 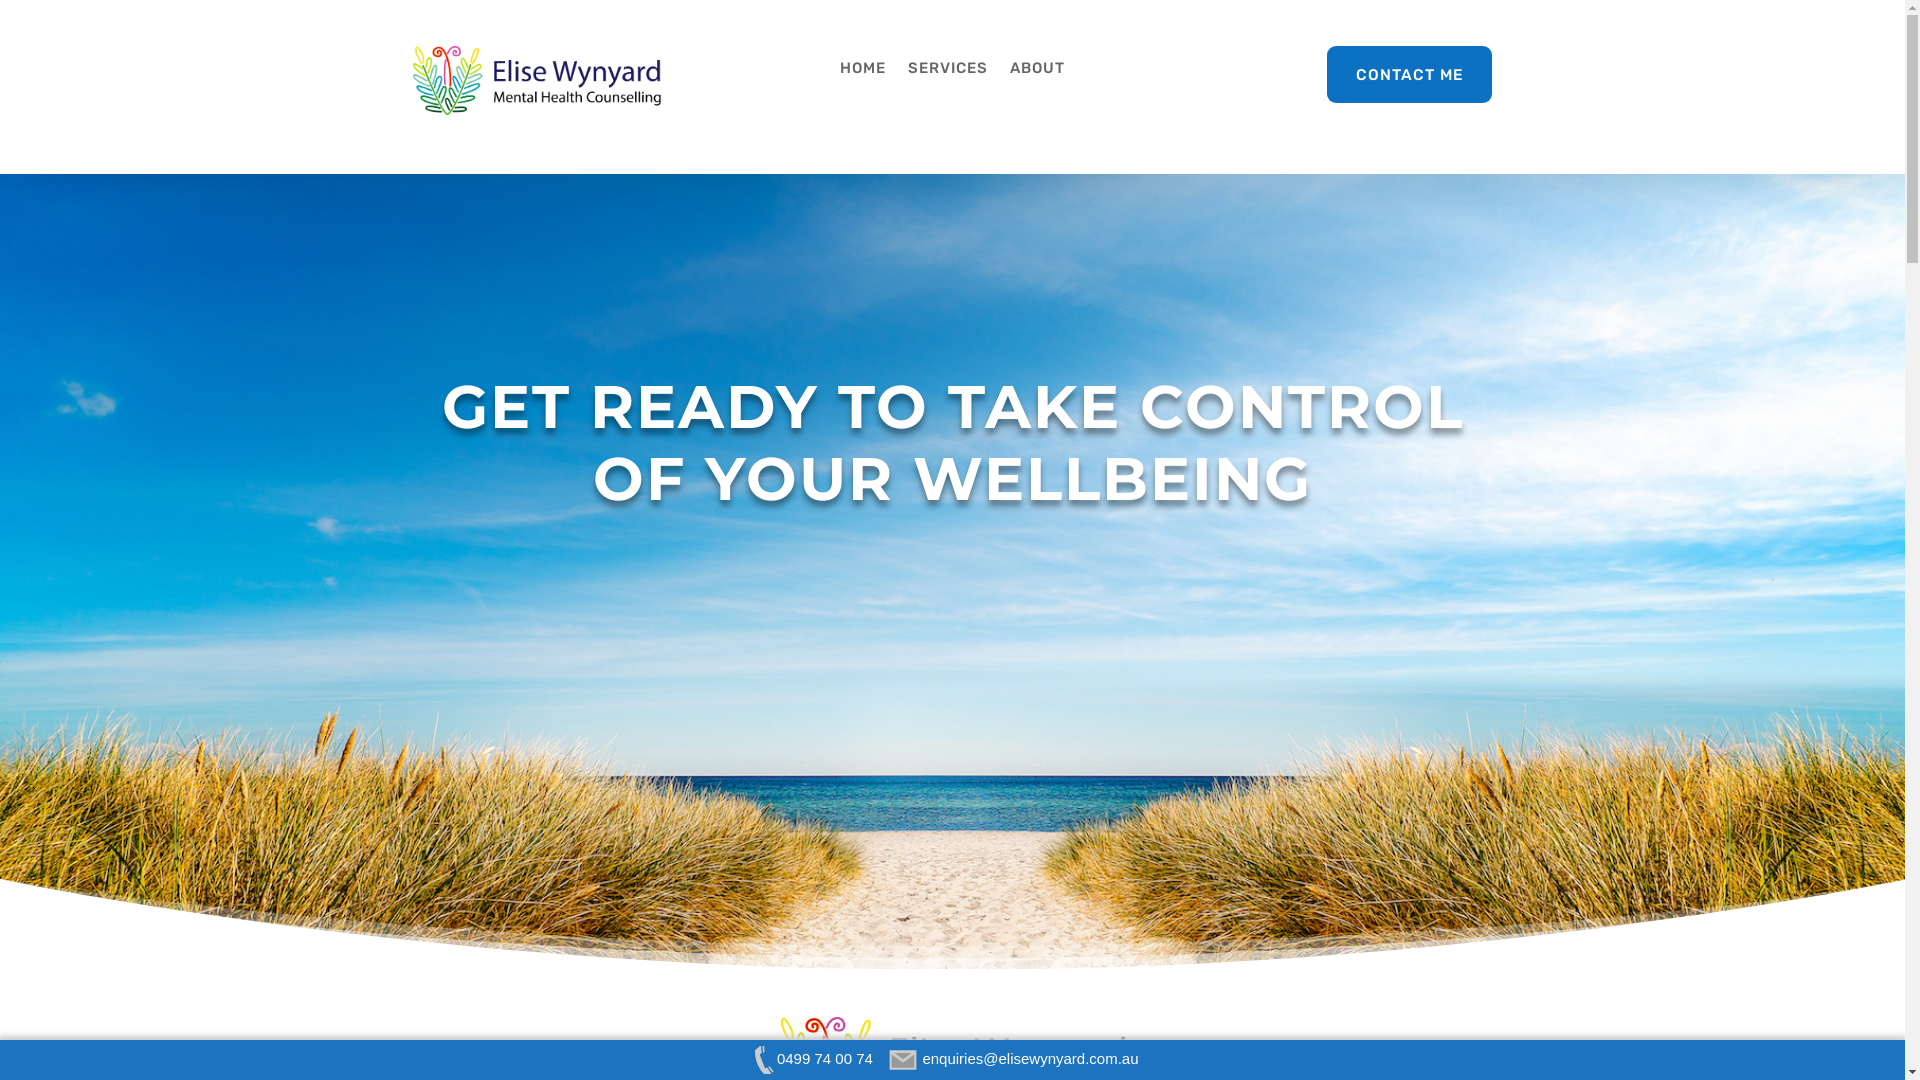 What do you see at coordinates (1015, 1057) in the screenshot?
I see `'enquiries@elisewynyard.com.au'` at bounding box center [1015, 1057].